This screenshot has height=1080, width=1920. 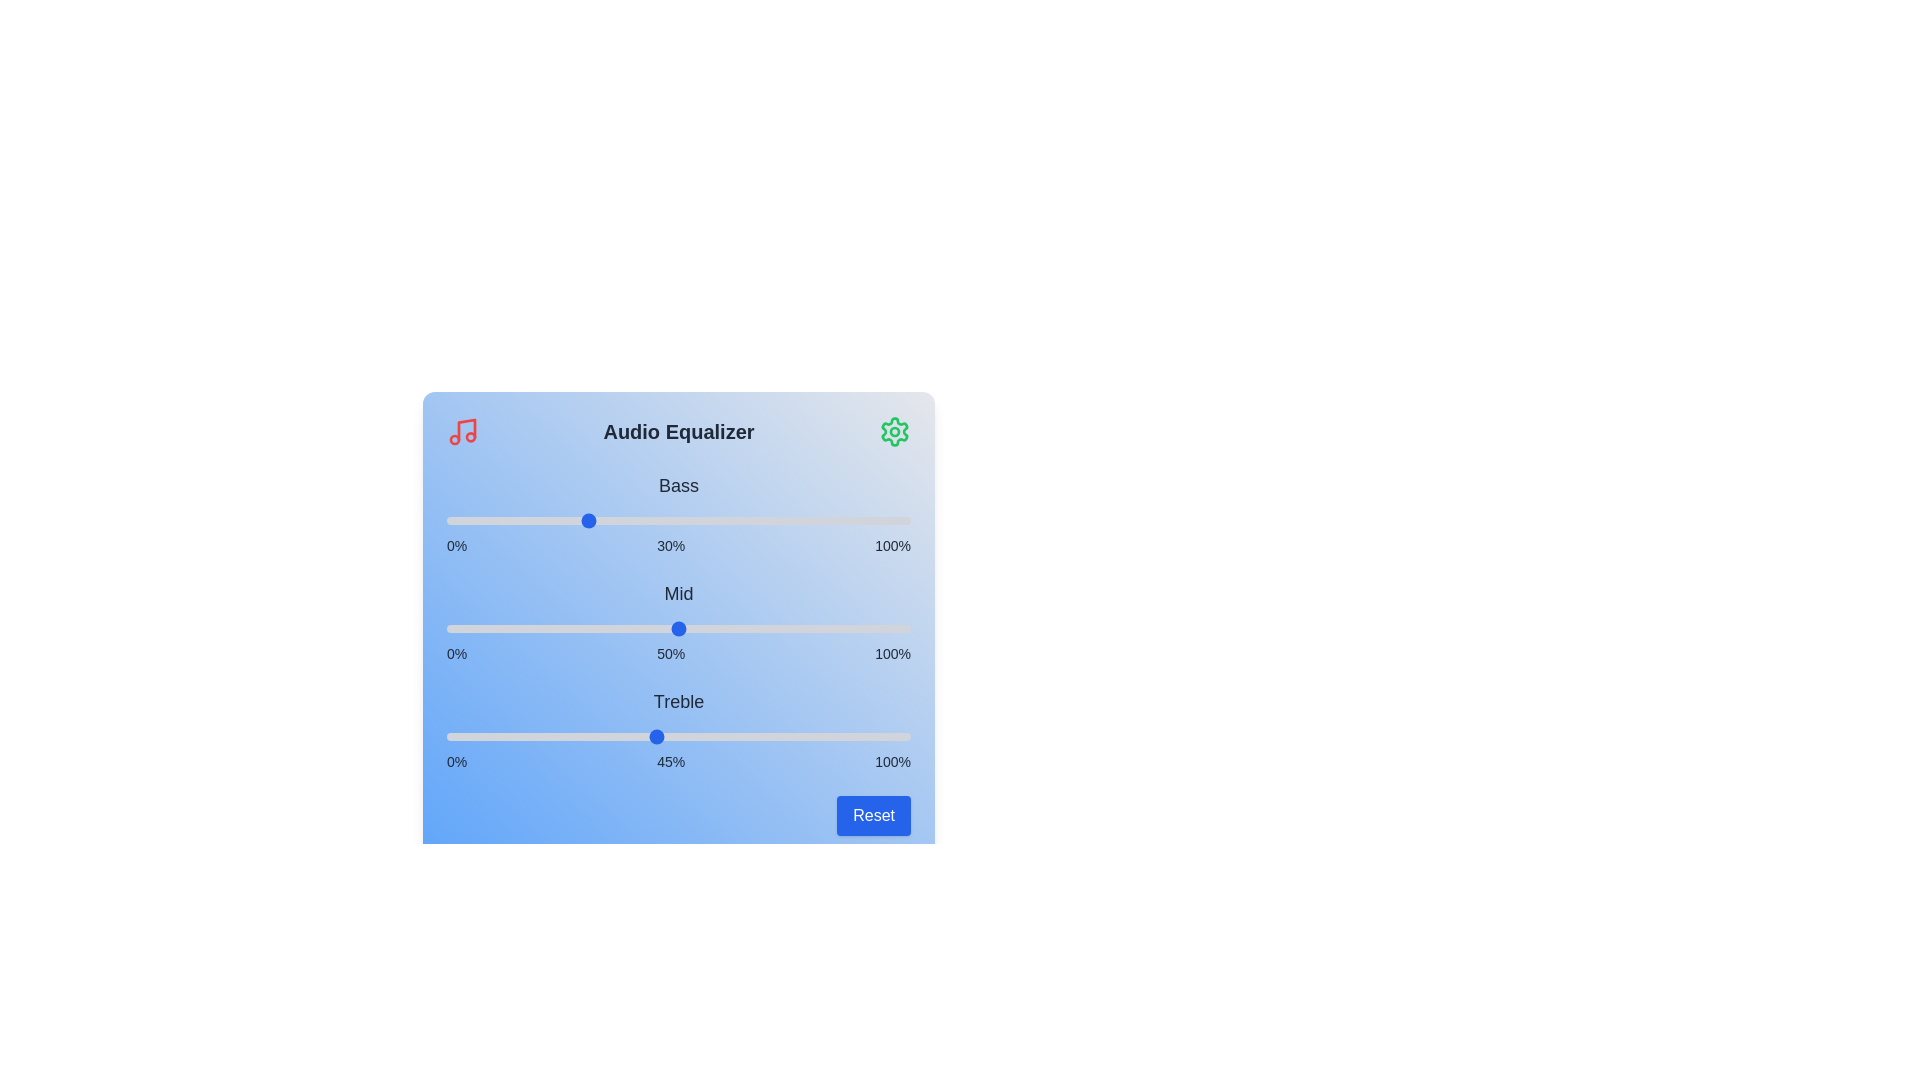 What do you see at coordinates (461, 431) in the screenshot?
I see `the music icon to interact with it` at bounding box center [461, 431].